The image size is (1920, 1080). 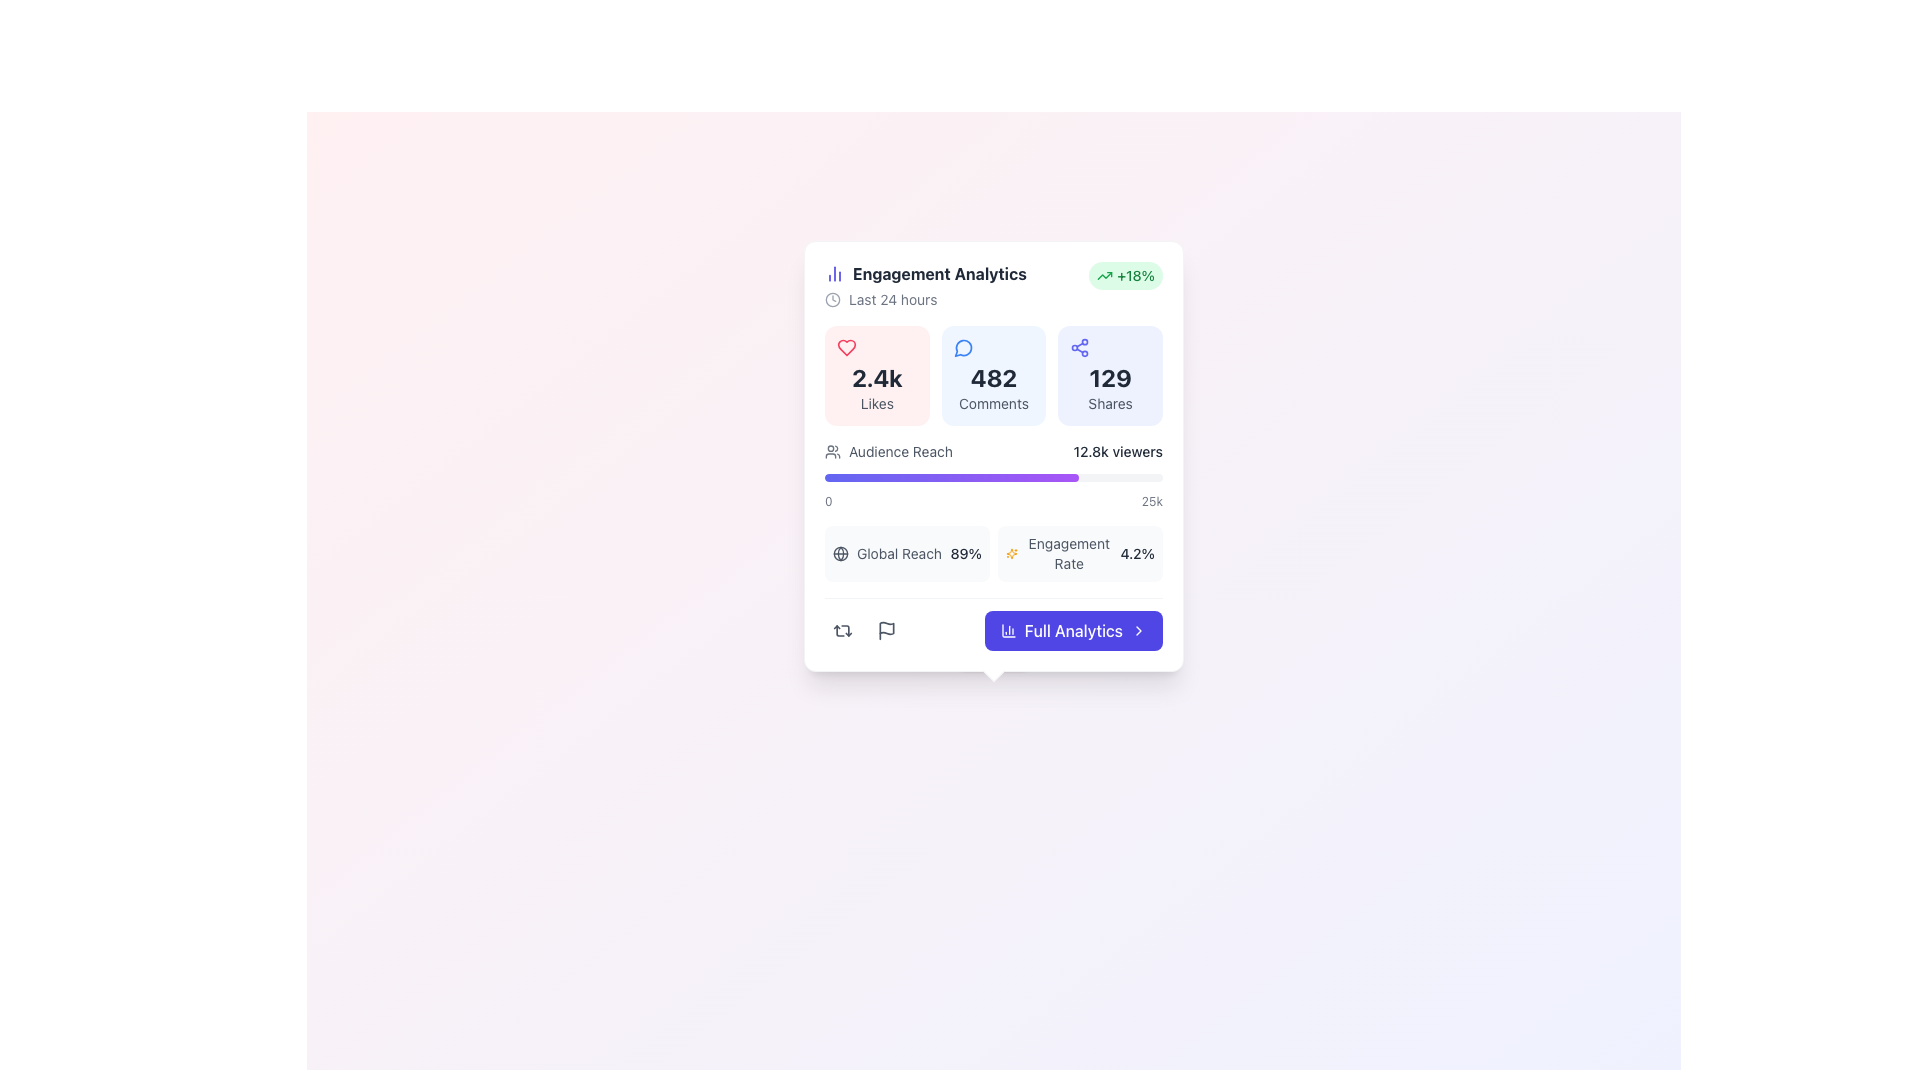 What do you see at coordinates (993, 651) in the screenshot?
I see `the decorative indicator, which is a small white square rotated by 45 degrees, located directly beneath the blue rounded button labeled 'Full Analytics'` at bounding box center [993, 651].